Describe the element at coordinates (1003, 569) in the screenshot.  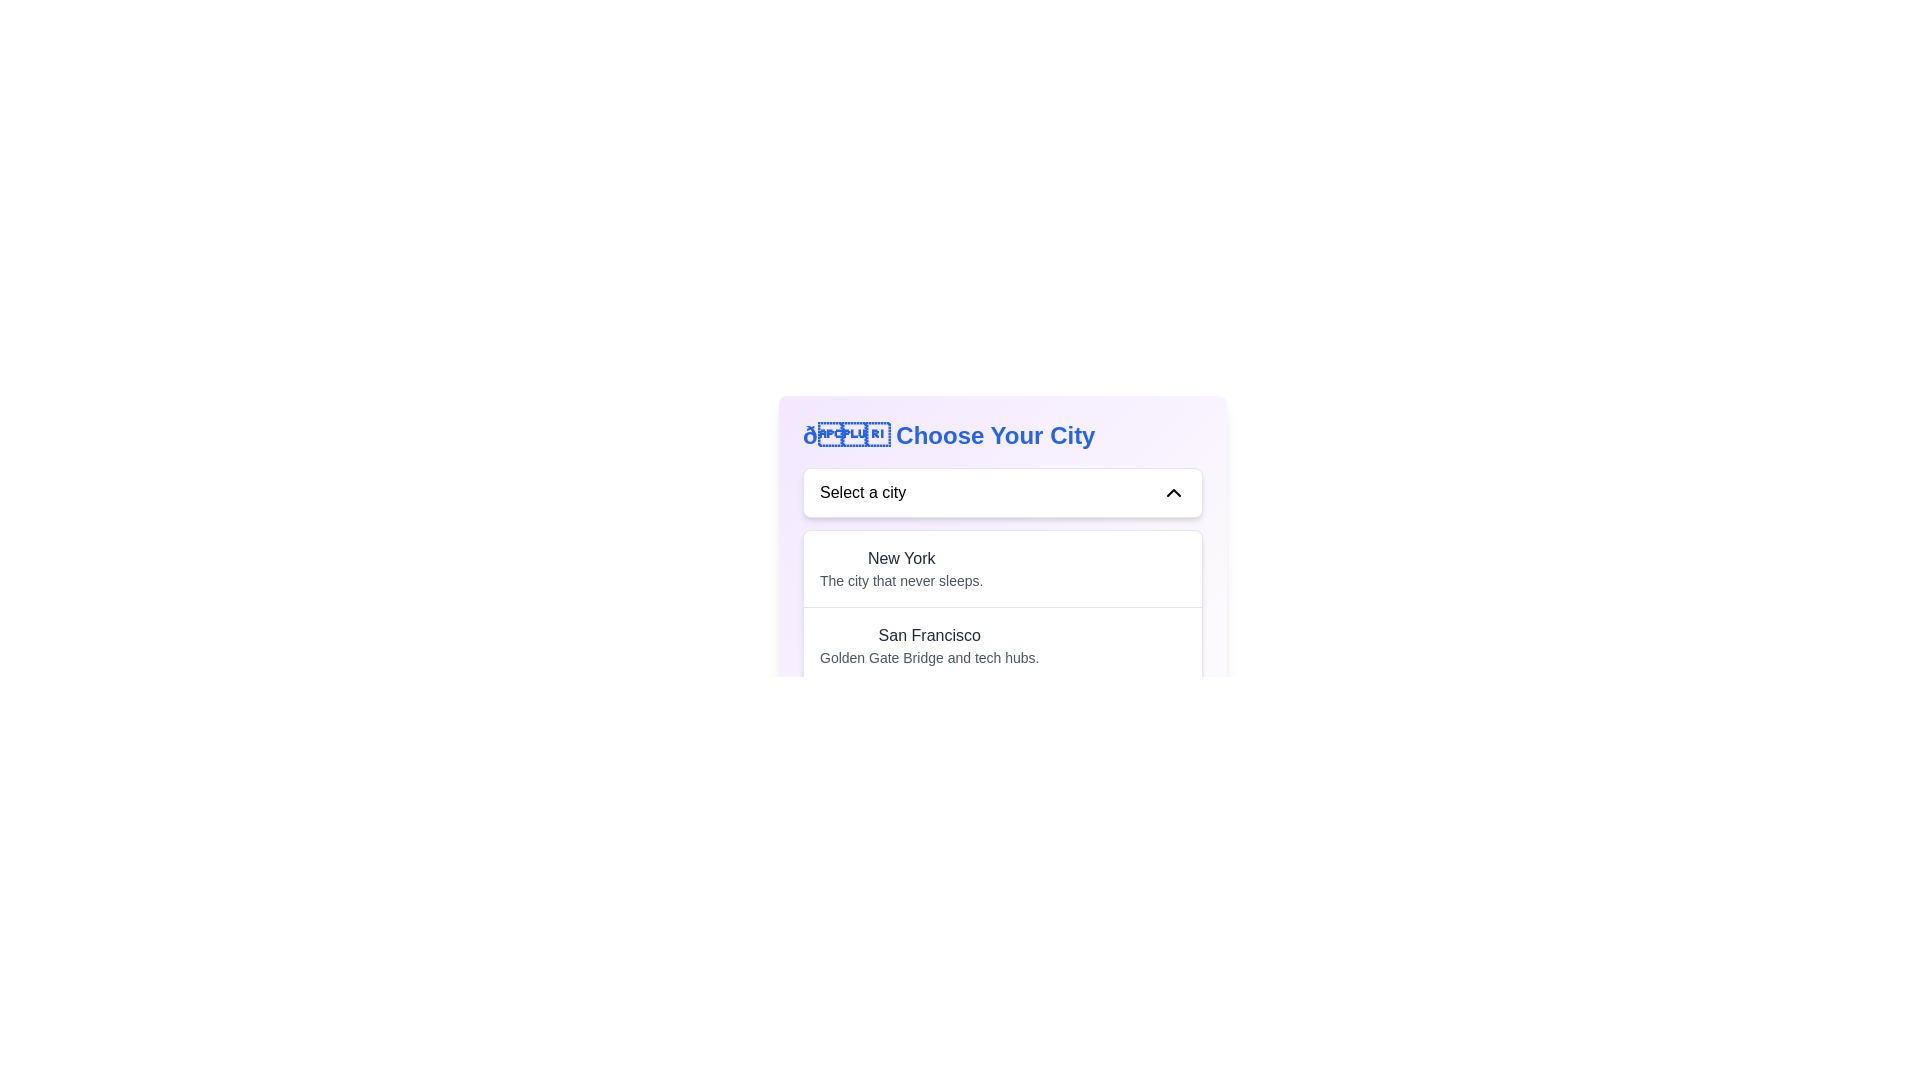
I see `the list item displaying 'New York' with the subtitle 'The city that never sleeps'` at that location.